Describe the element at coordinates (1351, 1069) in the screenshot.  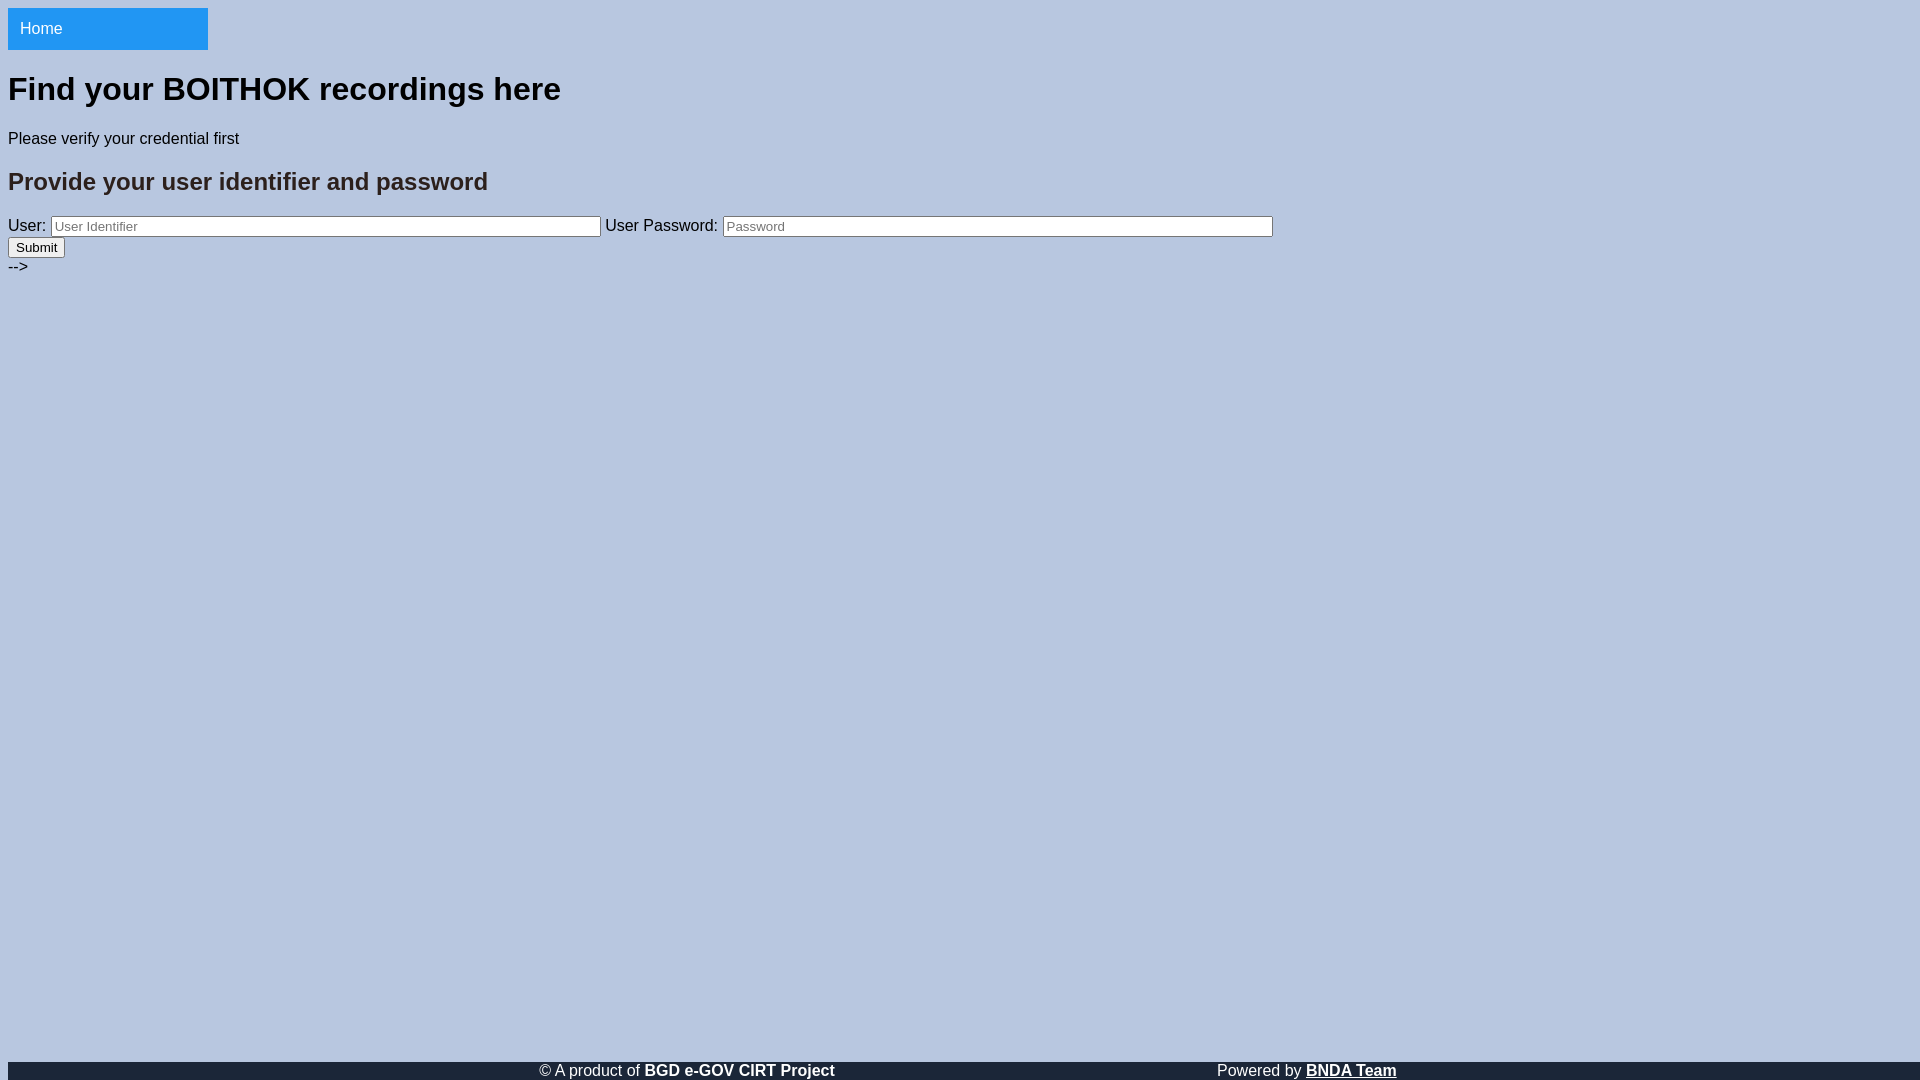
I see `'BNDA Team'` at that location.